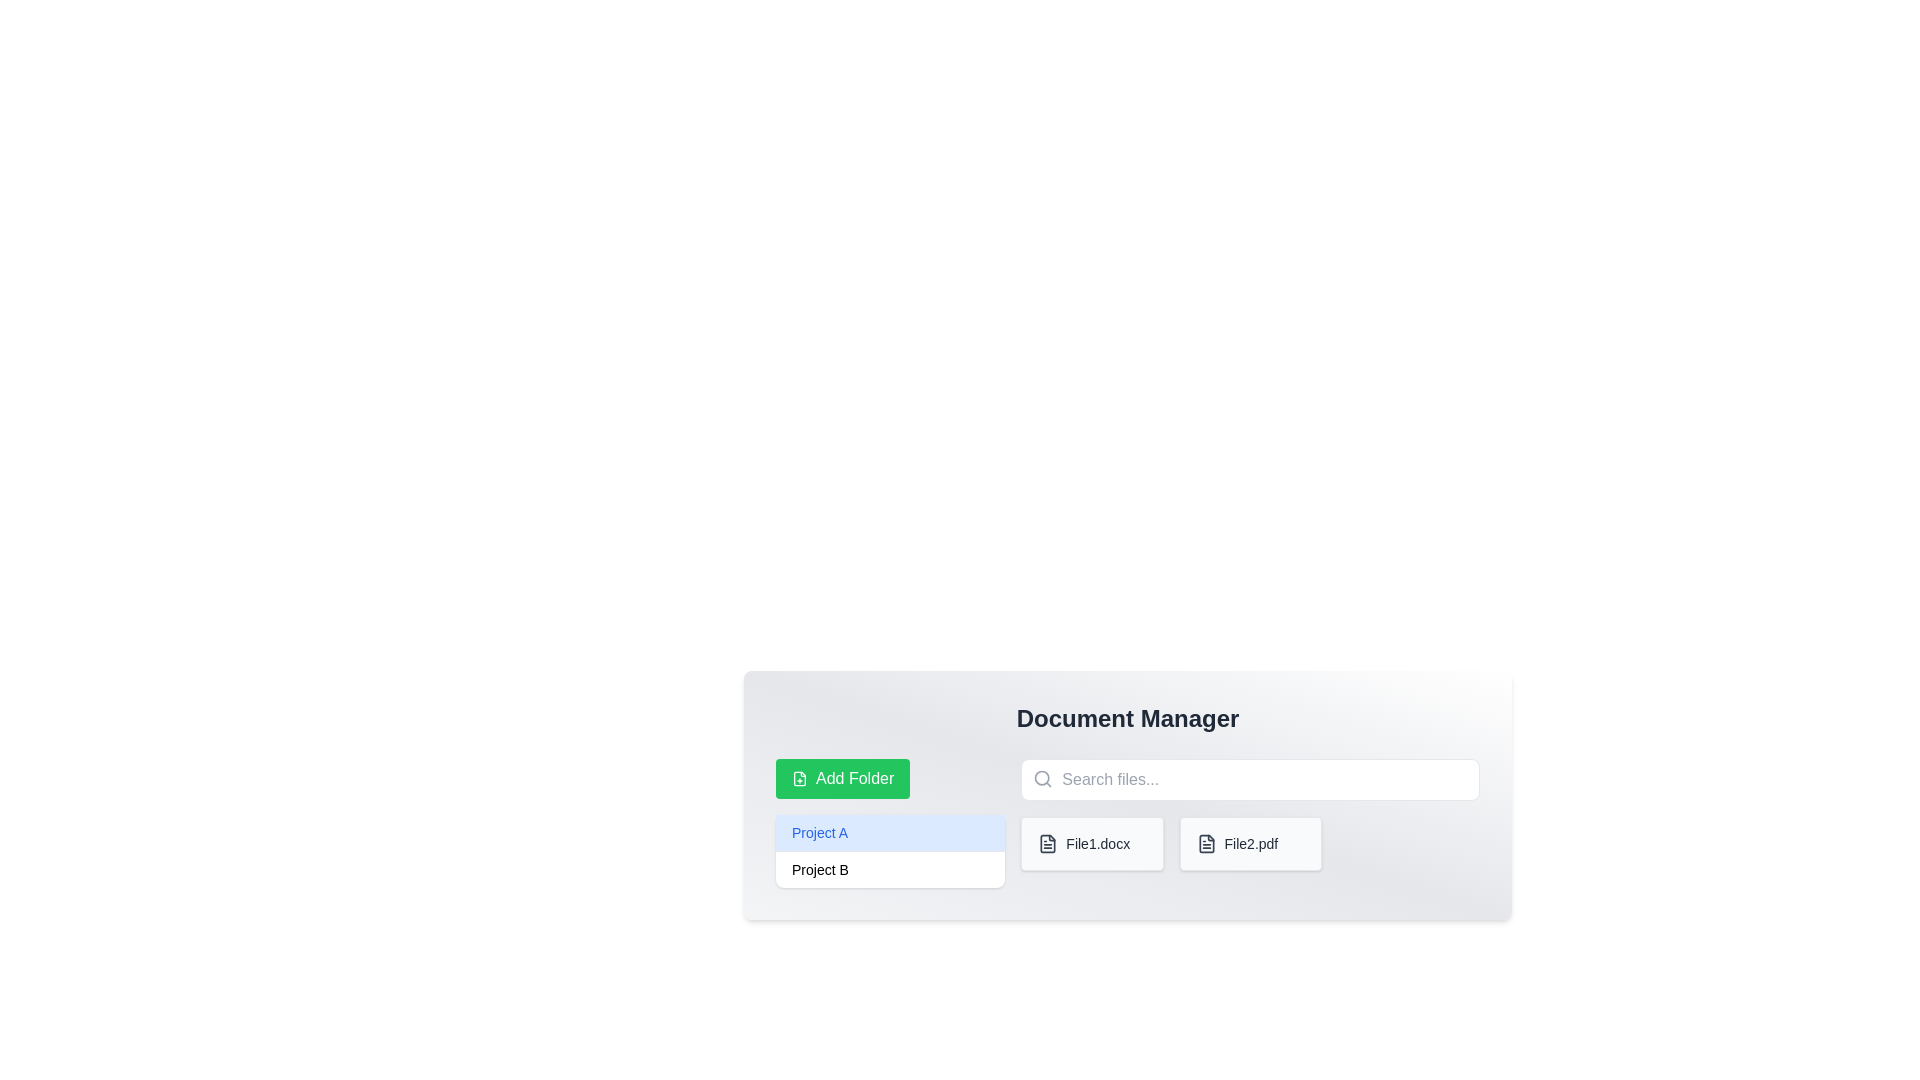 The height and width of the screenshot is (1080, 1920). I want to click on the document icon element, which is styled as a document with a plain white background and black borders, located, so click(1047, 844).